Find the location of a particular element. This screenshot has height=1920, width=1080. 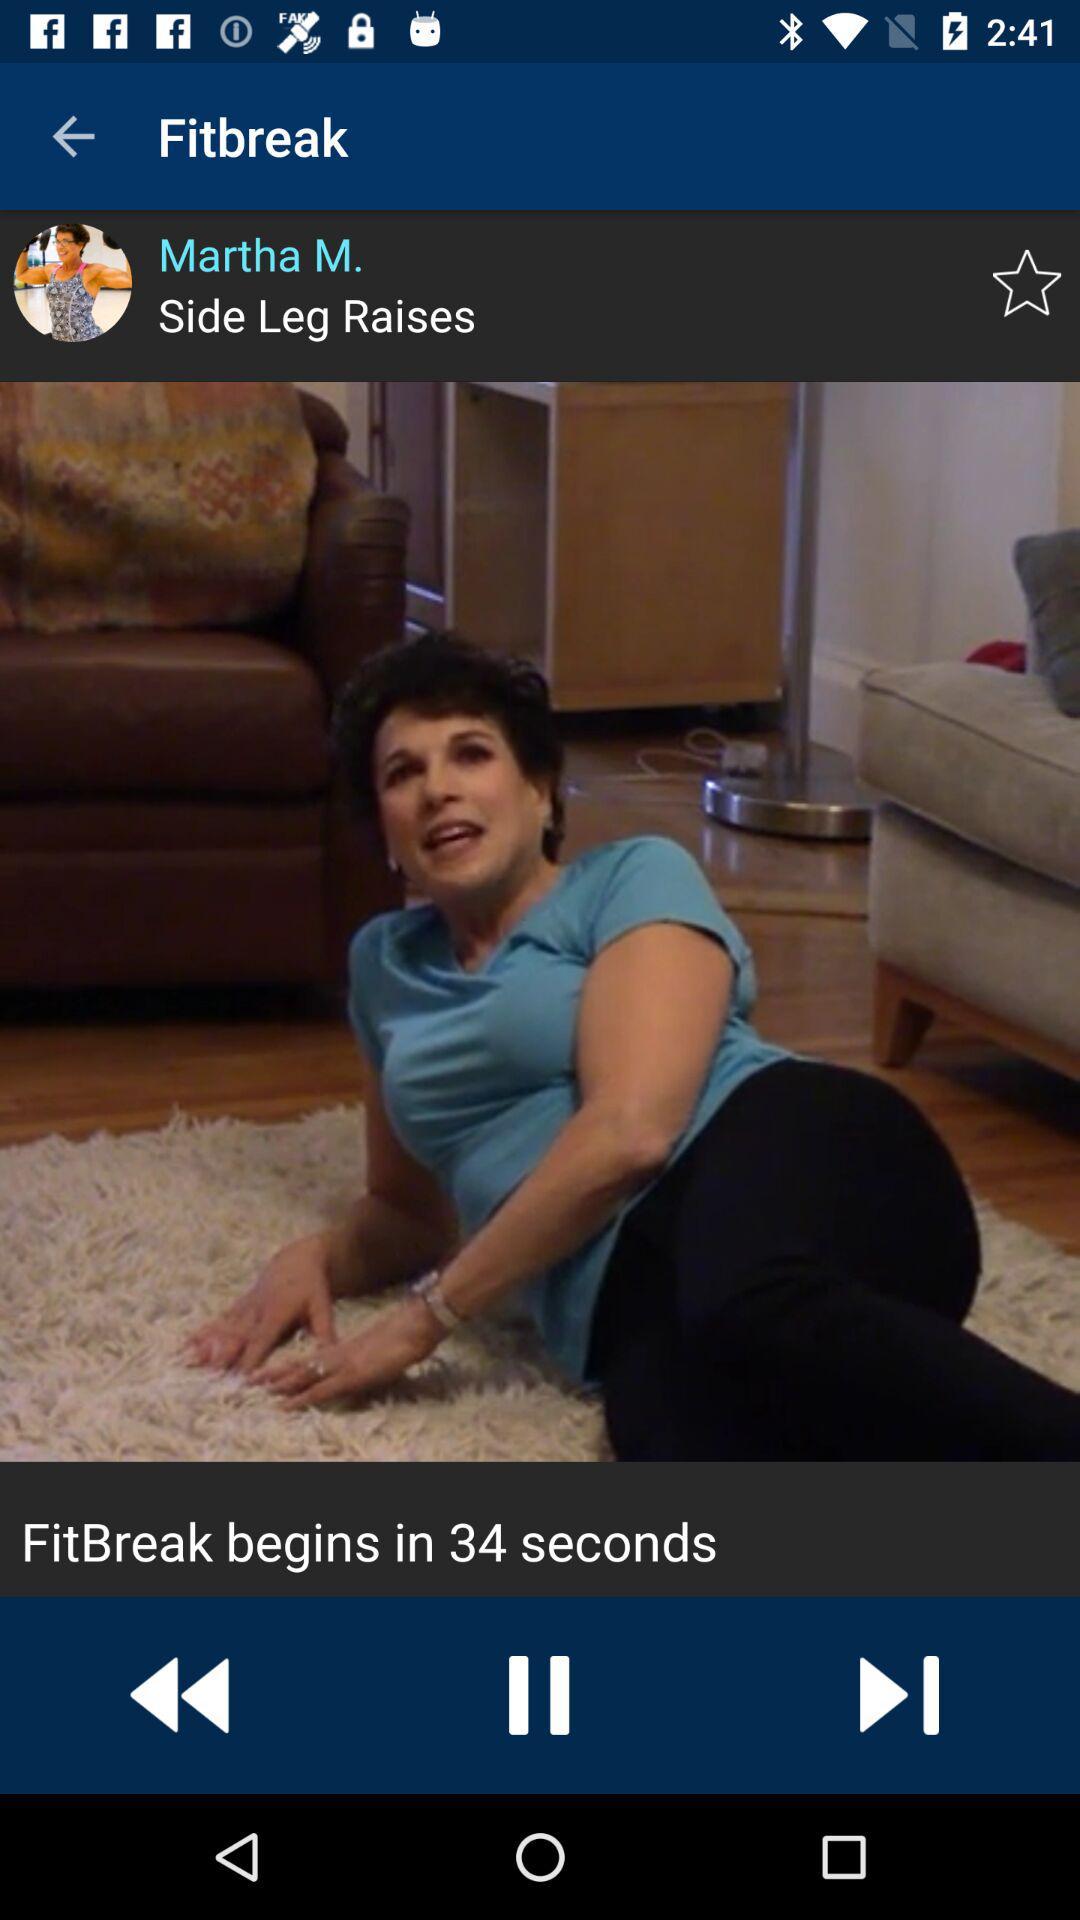

mark as favorite is located at coordinates (1027, 282).